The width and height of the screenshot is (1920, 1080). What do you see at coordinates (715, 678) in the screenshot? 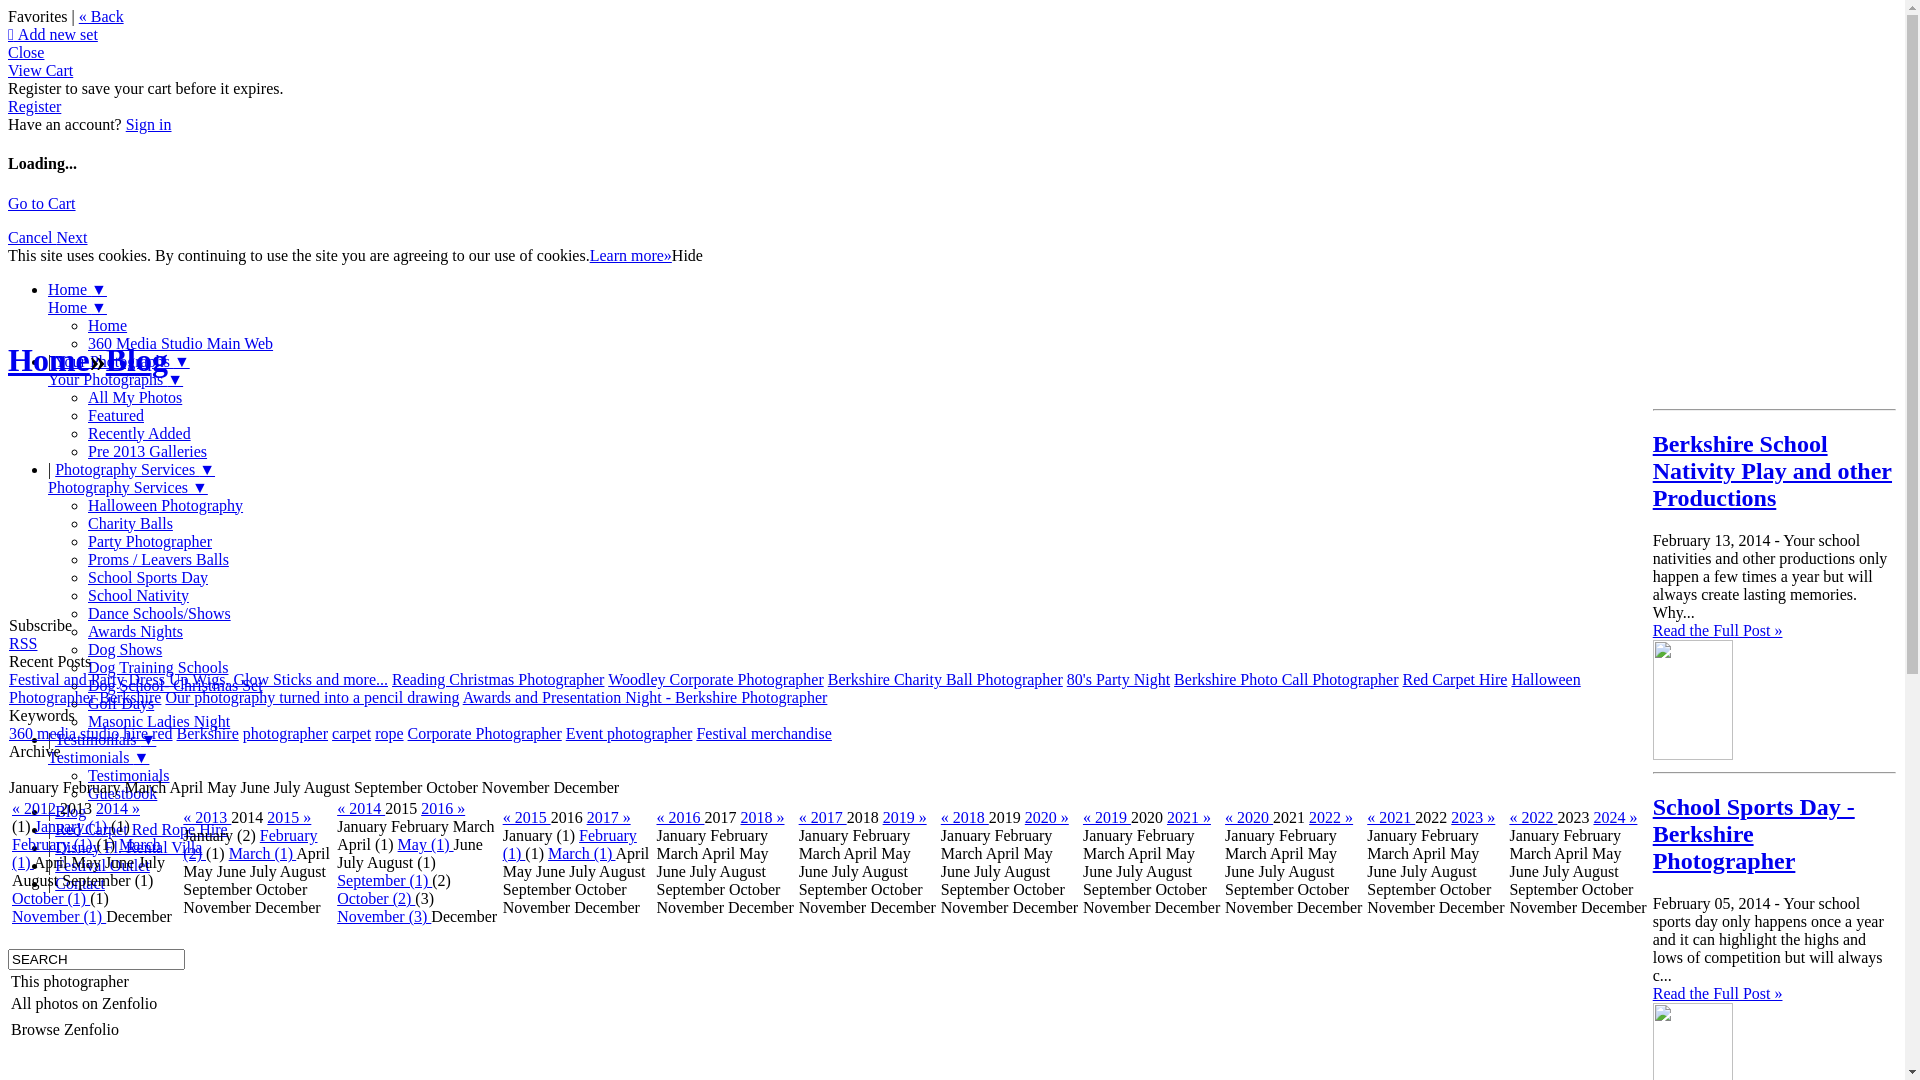
I see `'Woodley Corporate Photographer'` at bounding box center [715, 678].